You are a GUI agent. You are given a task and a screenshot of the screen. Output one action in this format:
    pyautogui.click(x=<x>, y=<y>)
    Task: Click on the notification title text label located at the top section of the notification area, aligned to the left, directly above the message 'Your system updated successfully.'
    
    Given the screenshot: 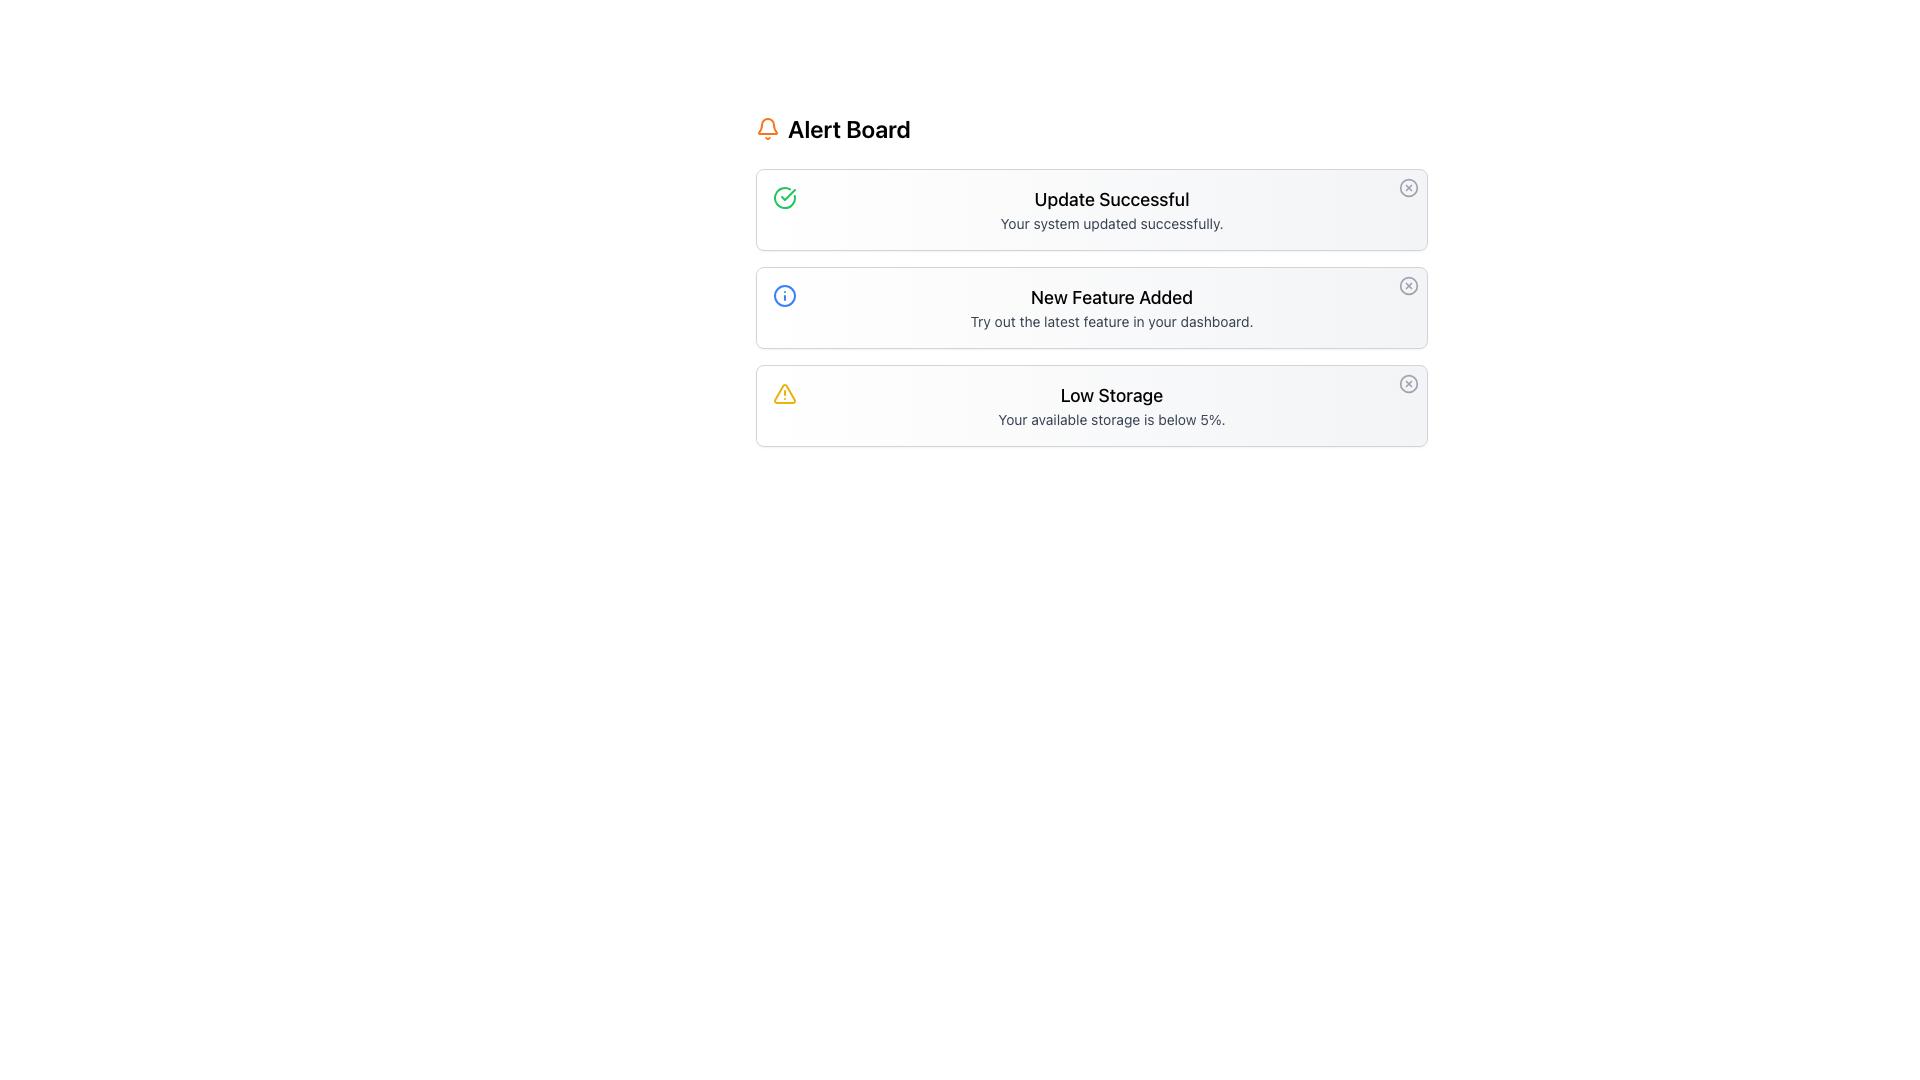 What is the action you would take?
    pyautogui.click(x=1111, y=200)
    